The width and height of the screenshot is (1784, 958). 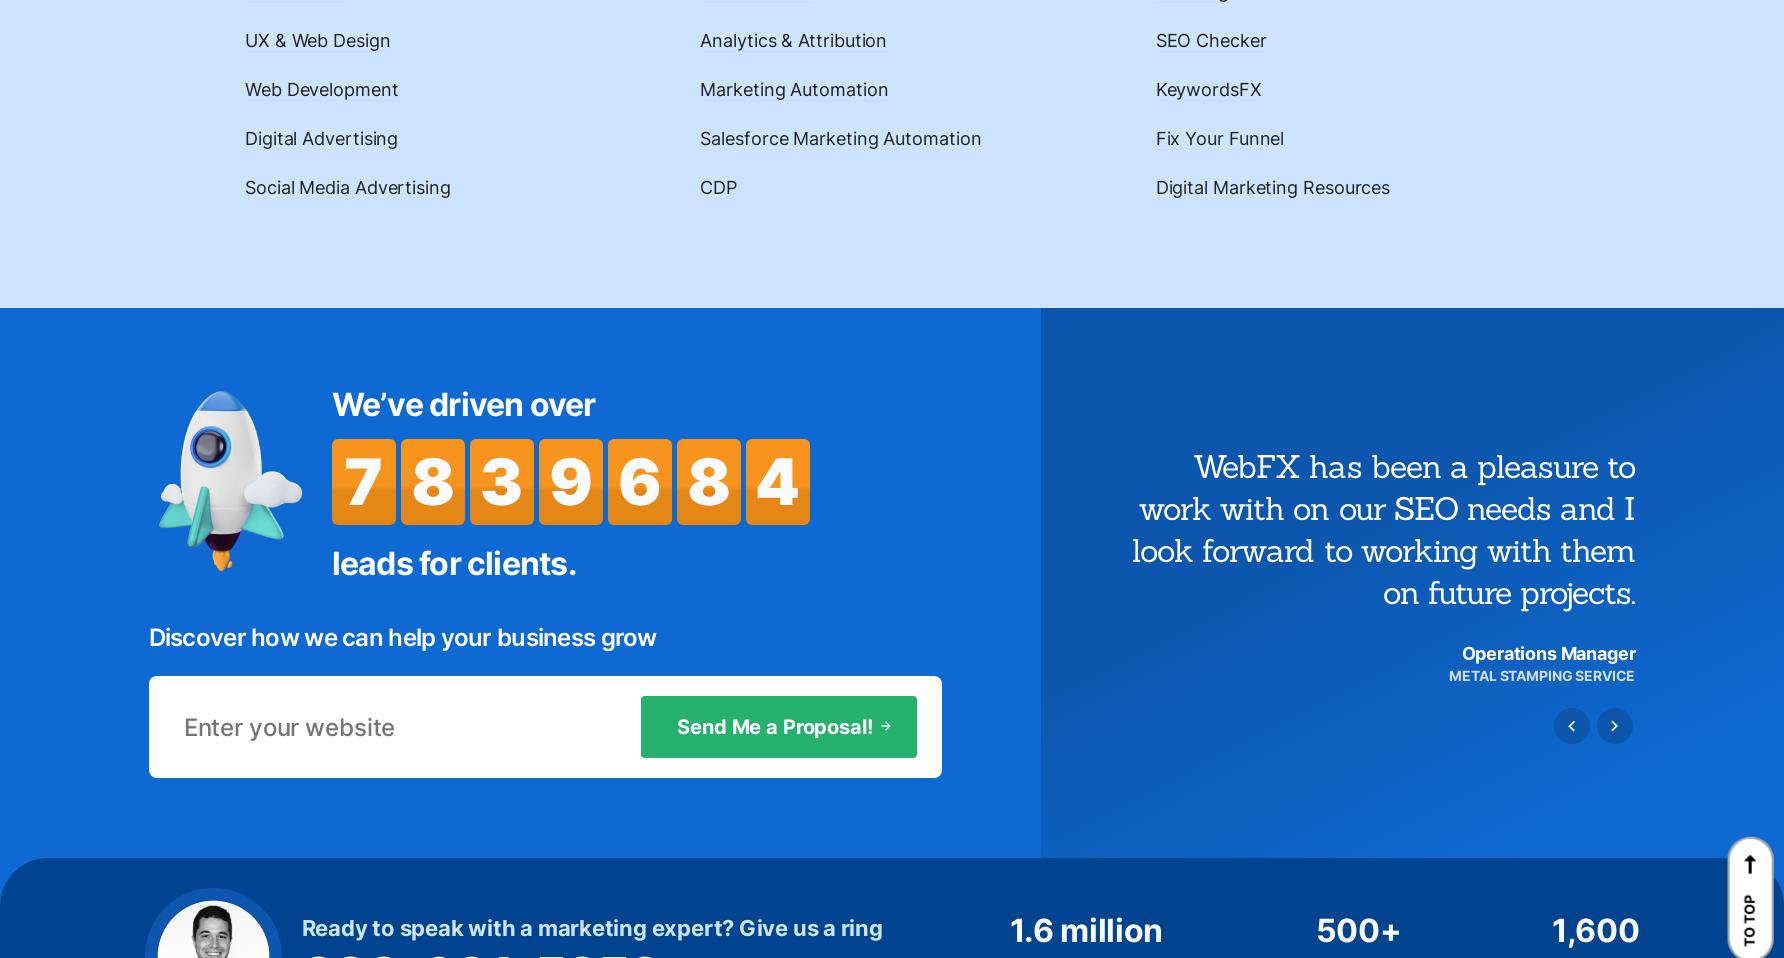 I want to click on 'Hours of Expertise', so click(x=1089, y=141).